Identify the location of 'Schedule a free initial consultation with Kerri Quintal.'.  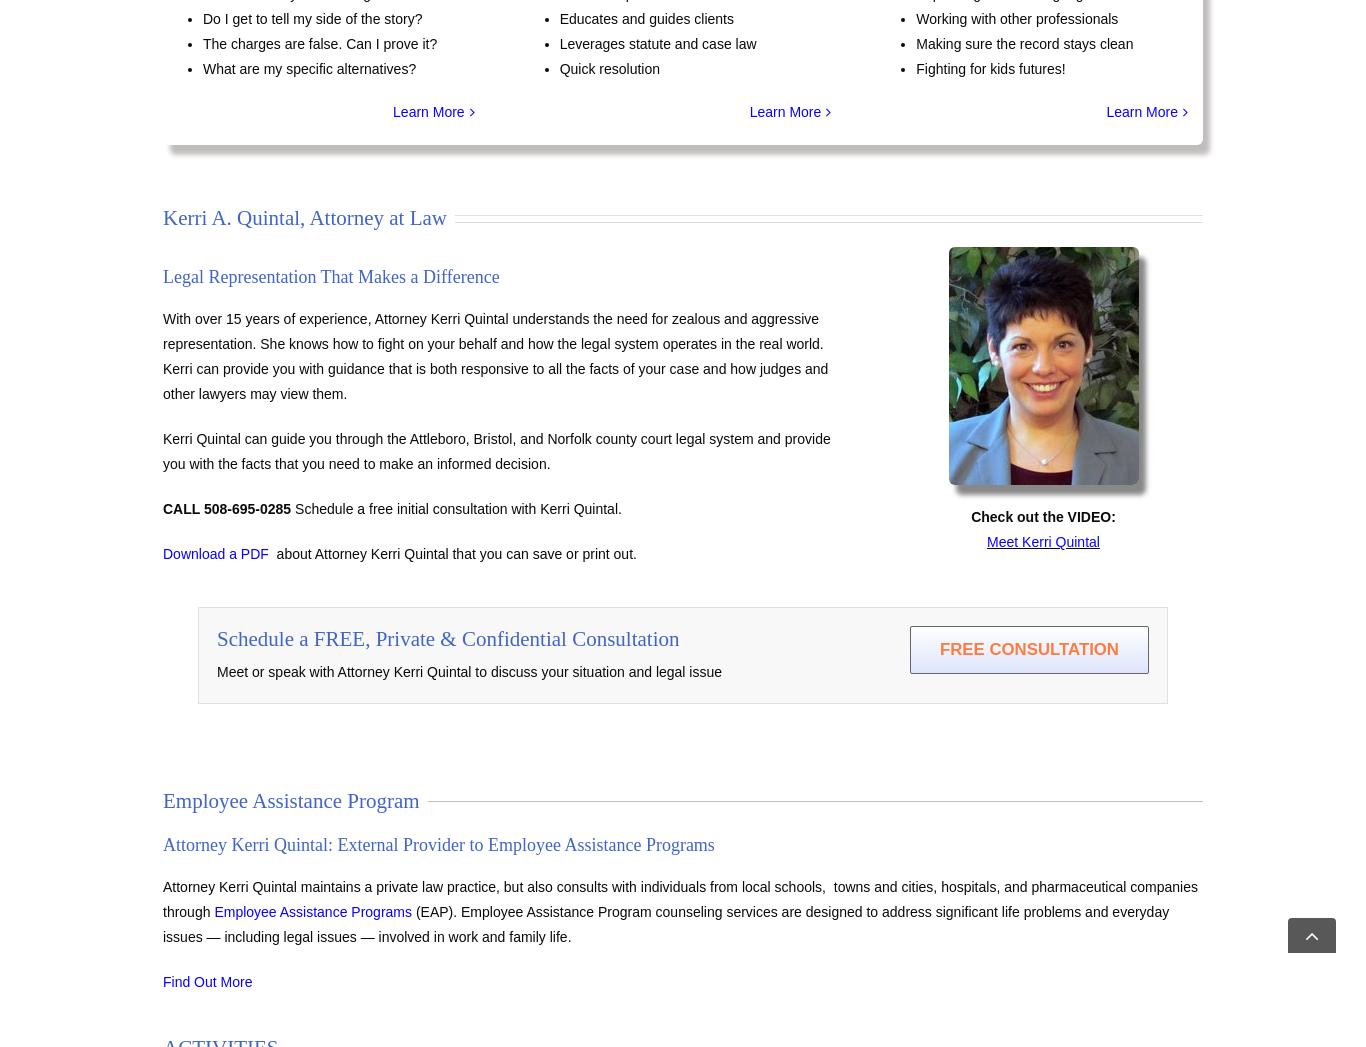
(454, 508).